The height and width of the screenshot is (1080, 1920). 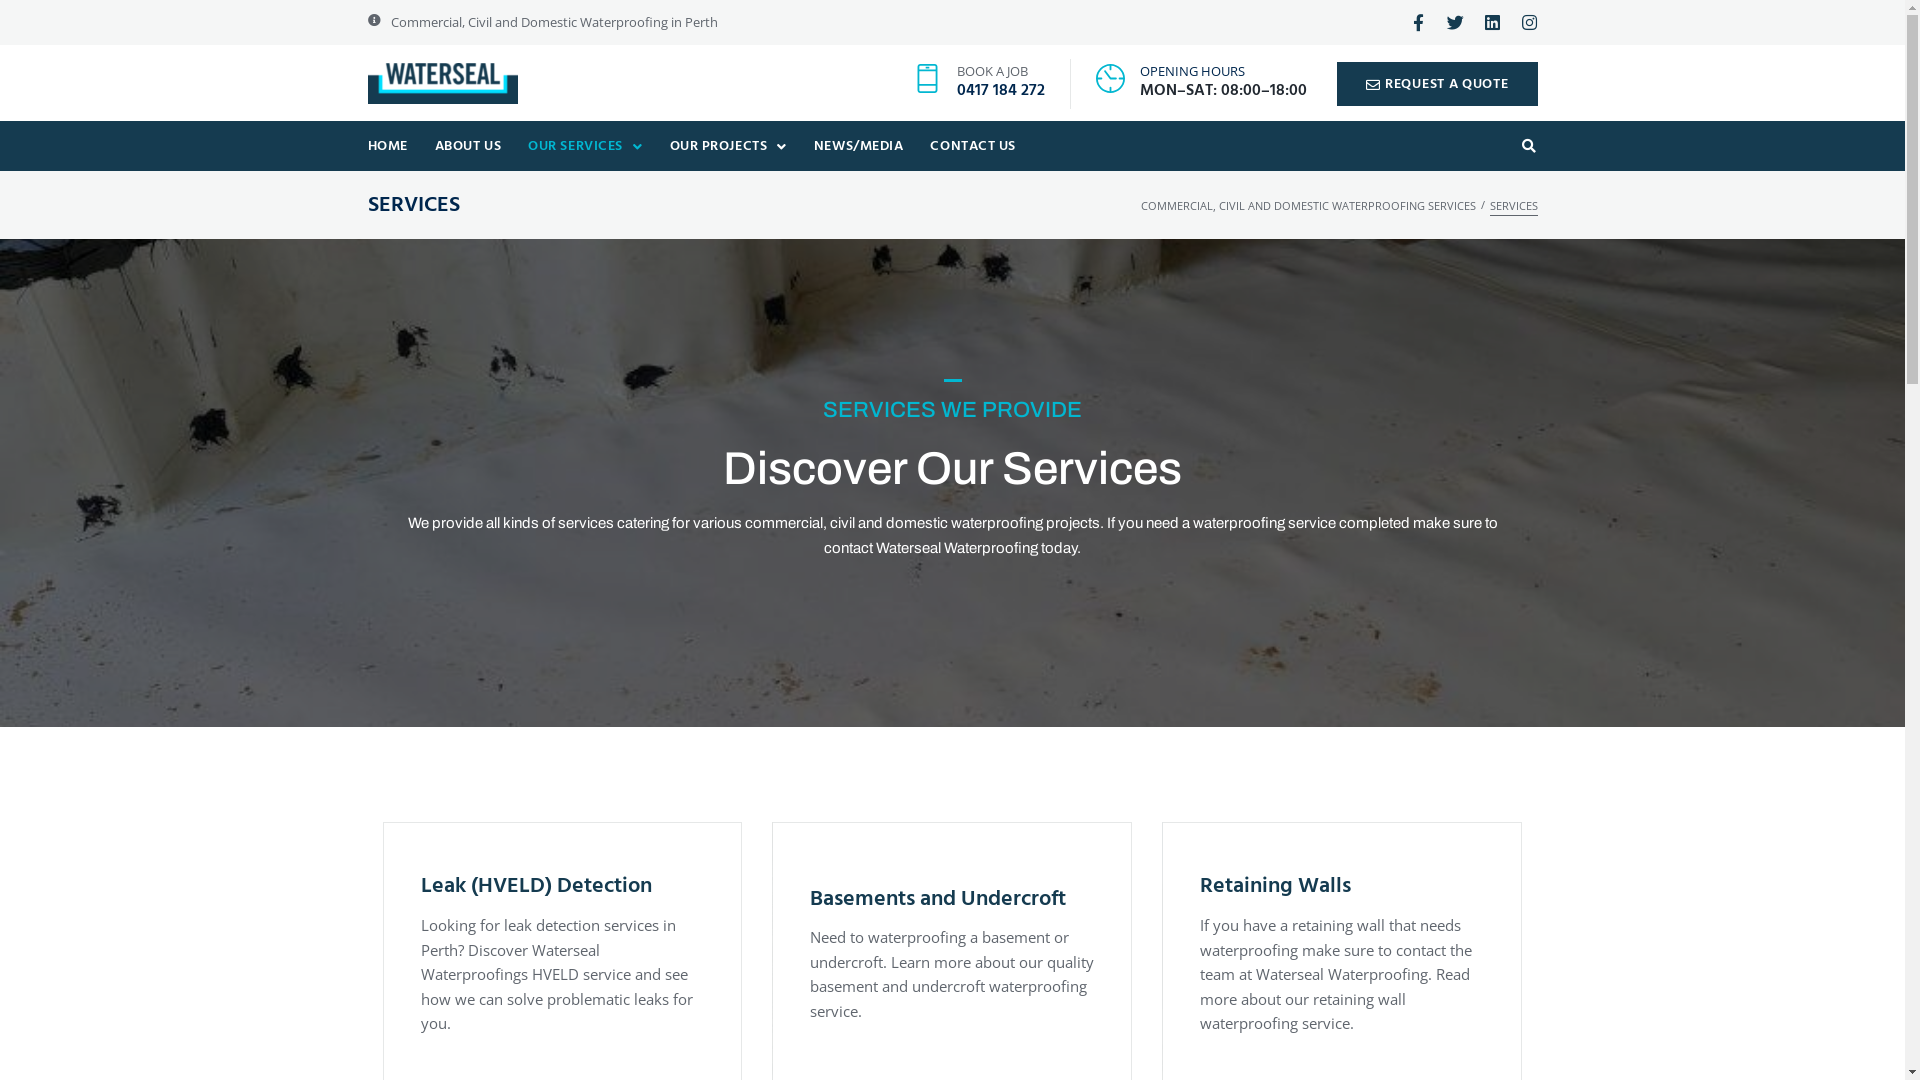 What do you see at coordinates (1436, 82) in the screenshot?
I see `'REQUEST A QUOTE'` at bounding box center [1436, 82].